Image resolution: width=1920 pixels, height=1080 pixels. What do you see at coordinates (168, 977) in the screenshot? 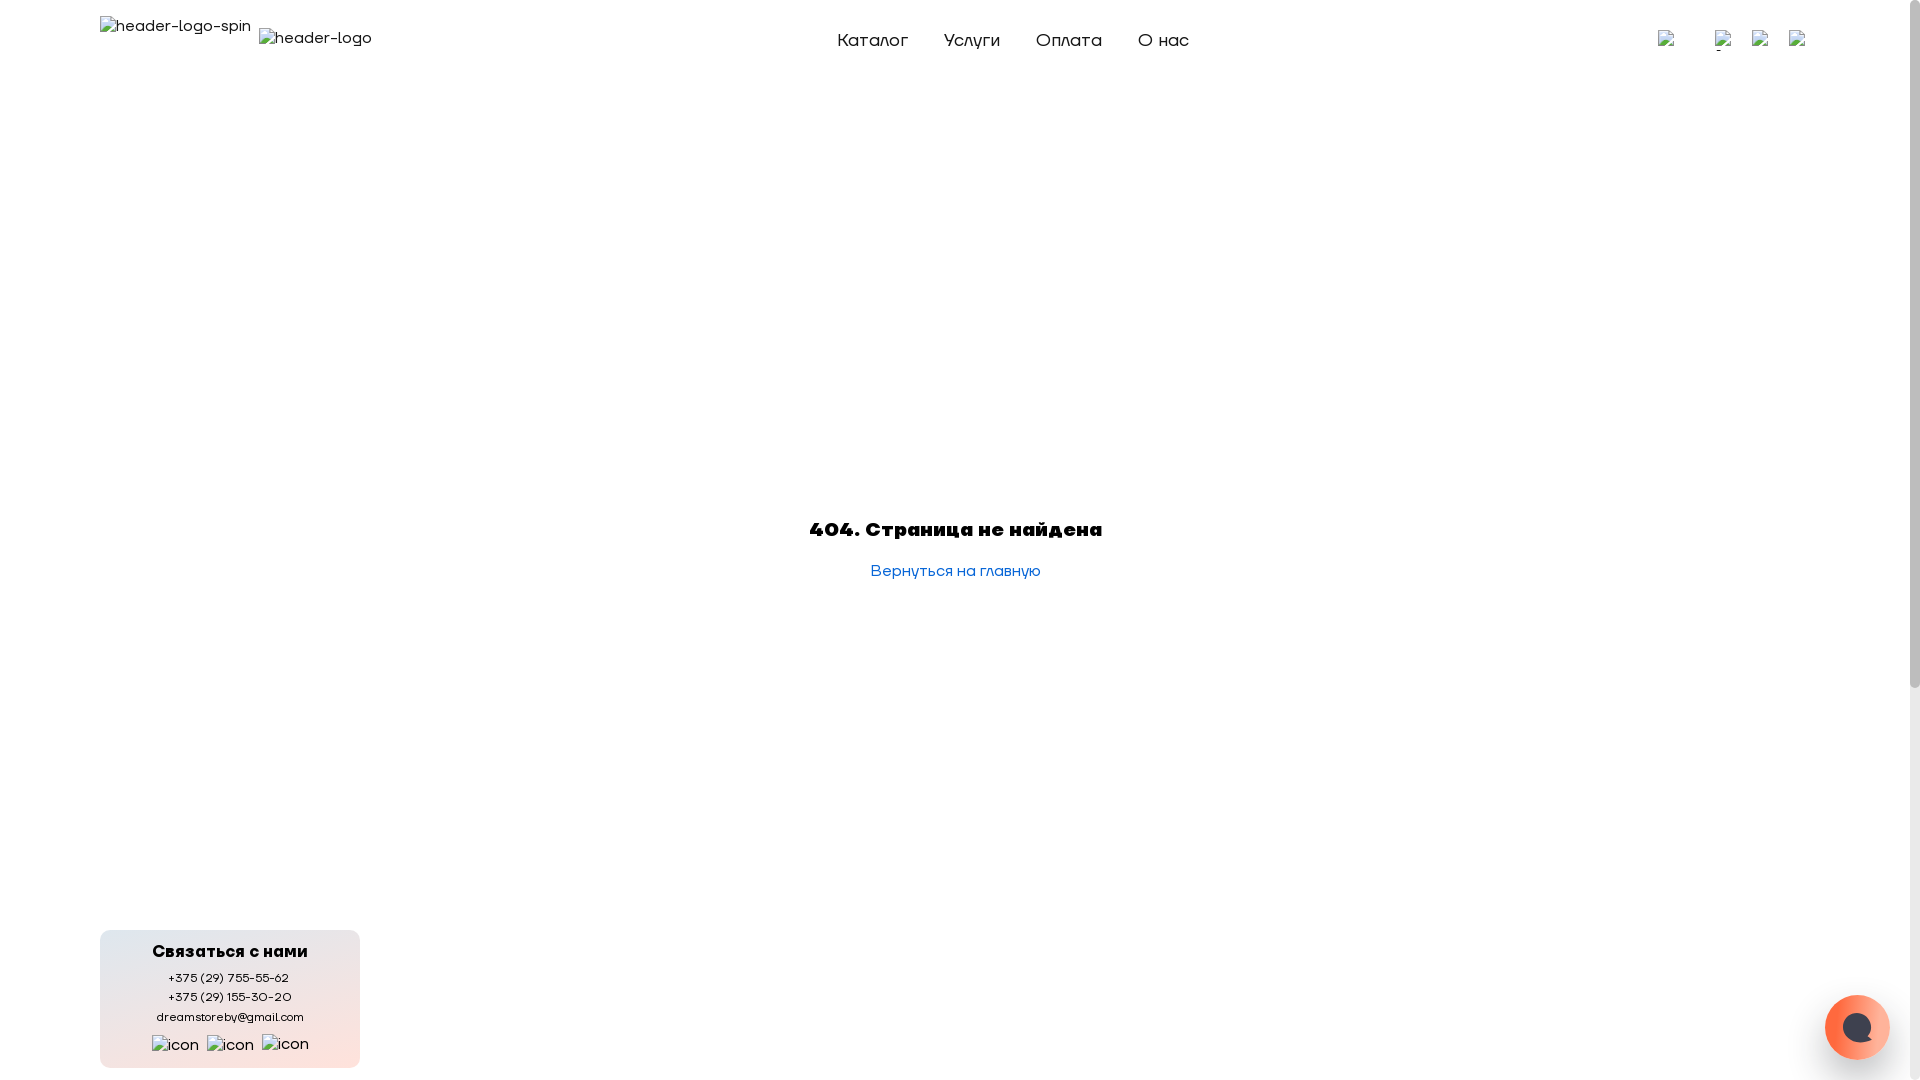
I see `'+375 (29) 755-55-62'` at bounding box center [168, 977].